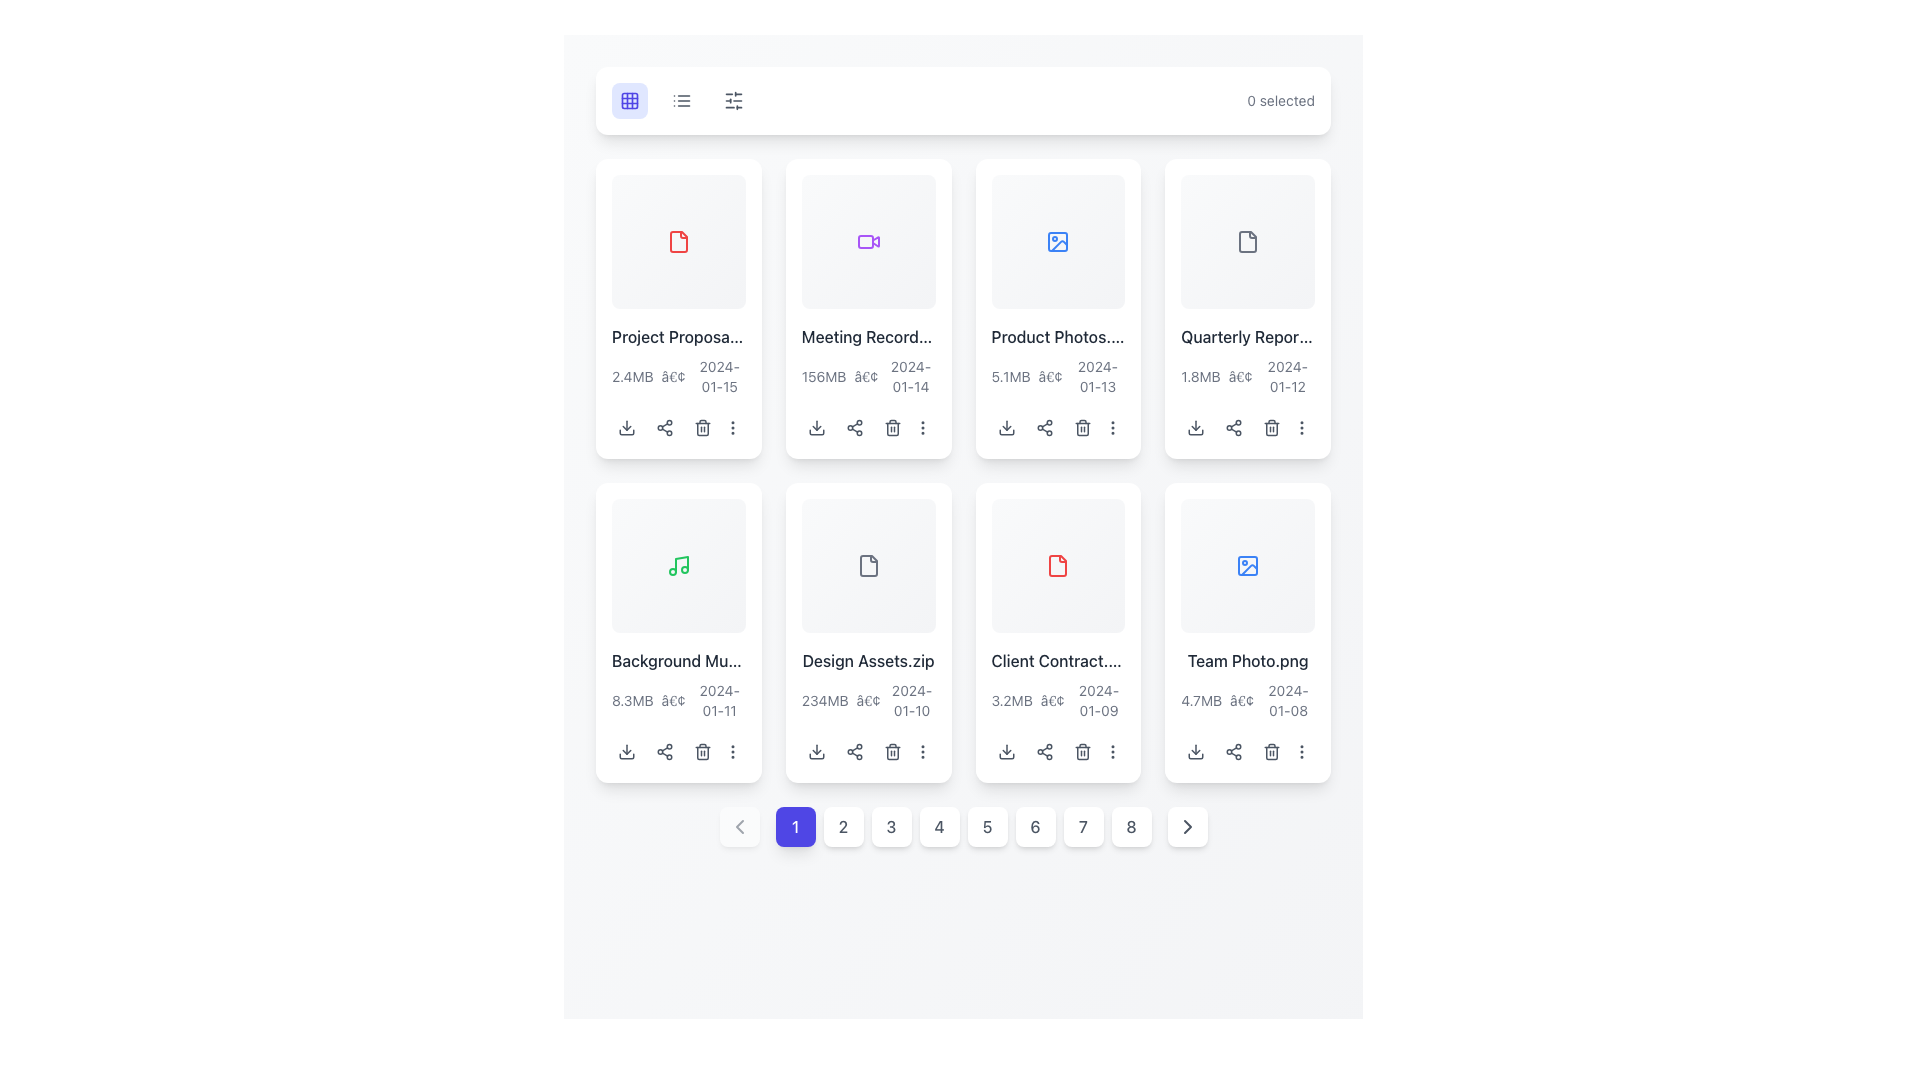  What do you see at coordinates (868, 660) in the screenshot?
I see `the text label that serves as the title of a file, located in the second row of a grid layout, specifically in the fourth card from the left` at bounding box center [868, 660].